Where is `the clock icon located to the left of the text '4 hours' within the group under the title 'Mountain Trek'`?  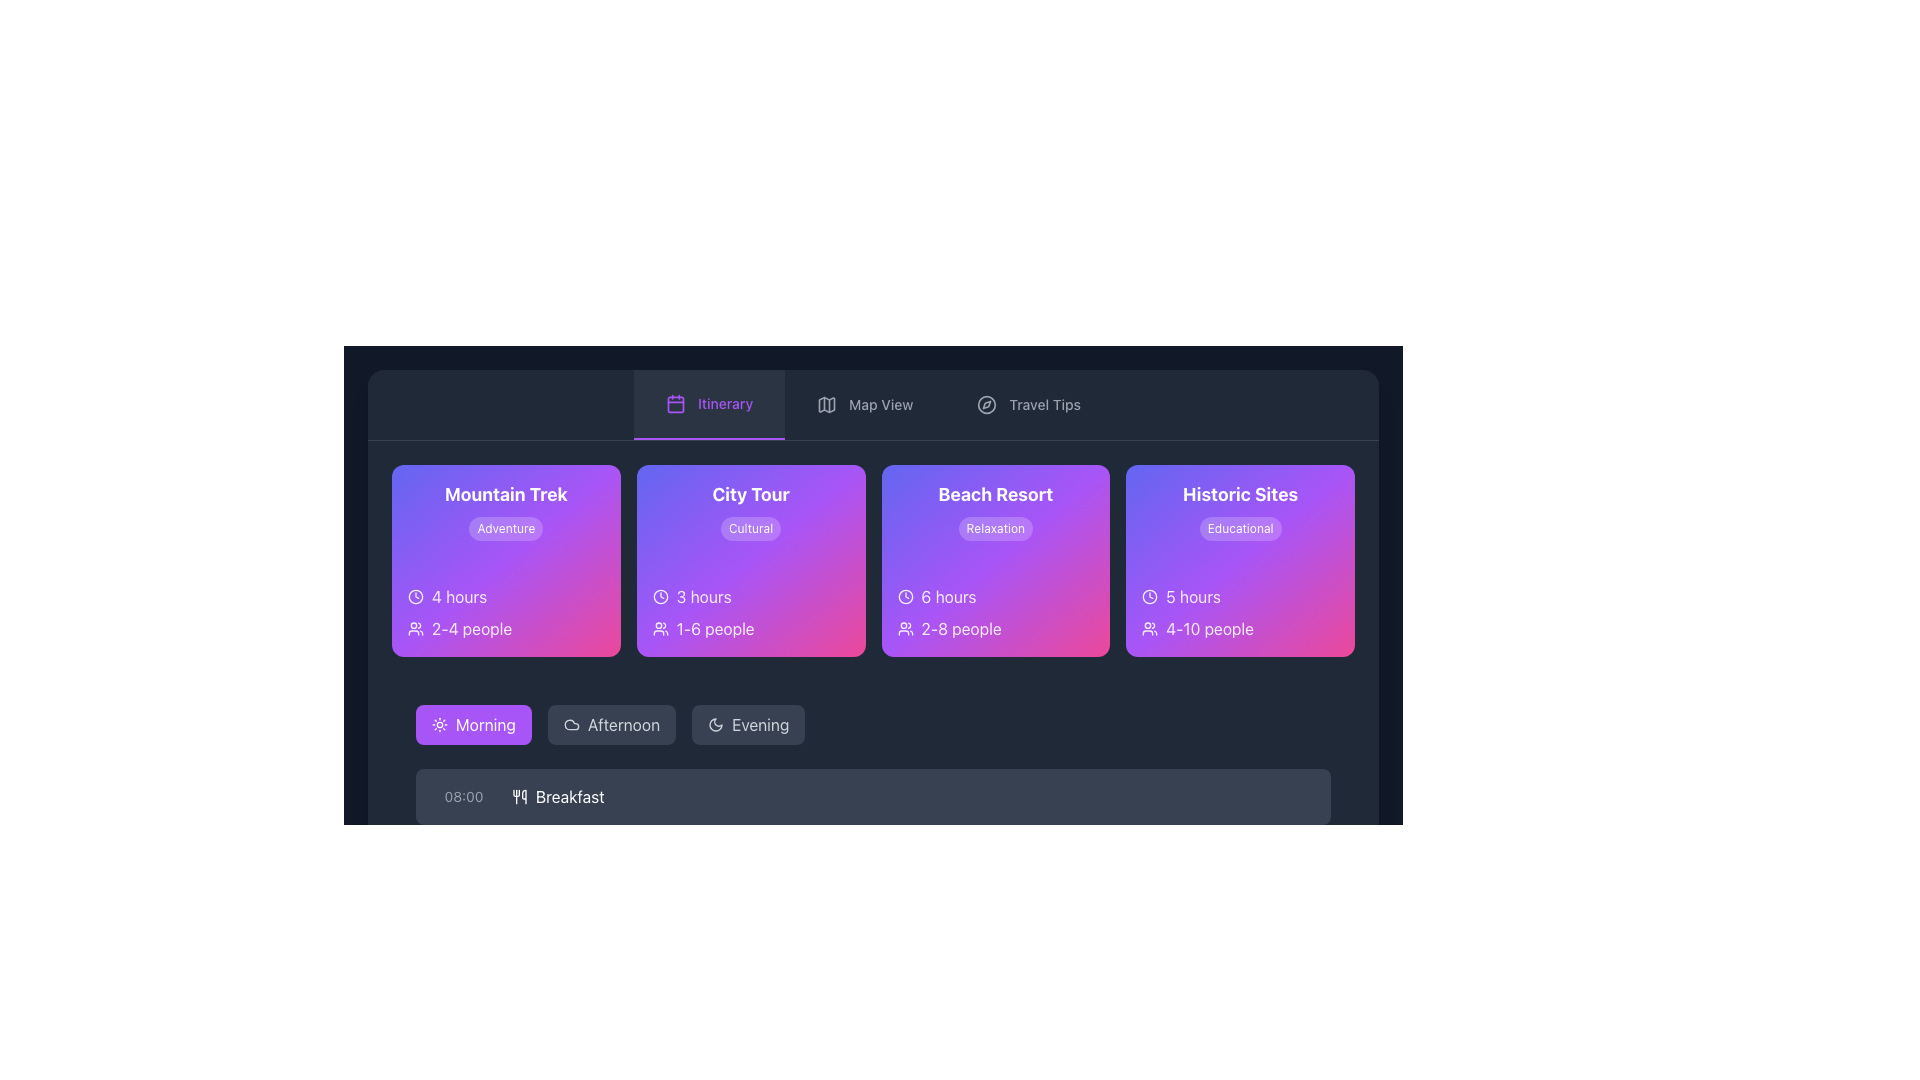 the clock icon located to the left of the text '4 hours' within the group under the title 'Mountain Trek' is located at coordinates (415, 596).